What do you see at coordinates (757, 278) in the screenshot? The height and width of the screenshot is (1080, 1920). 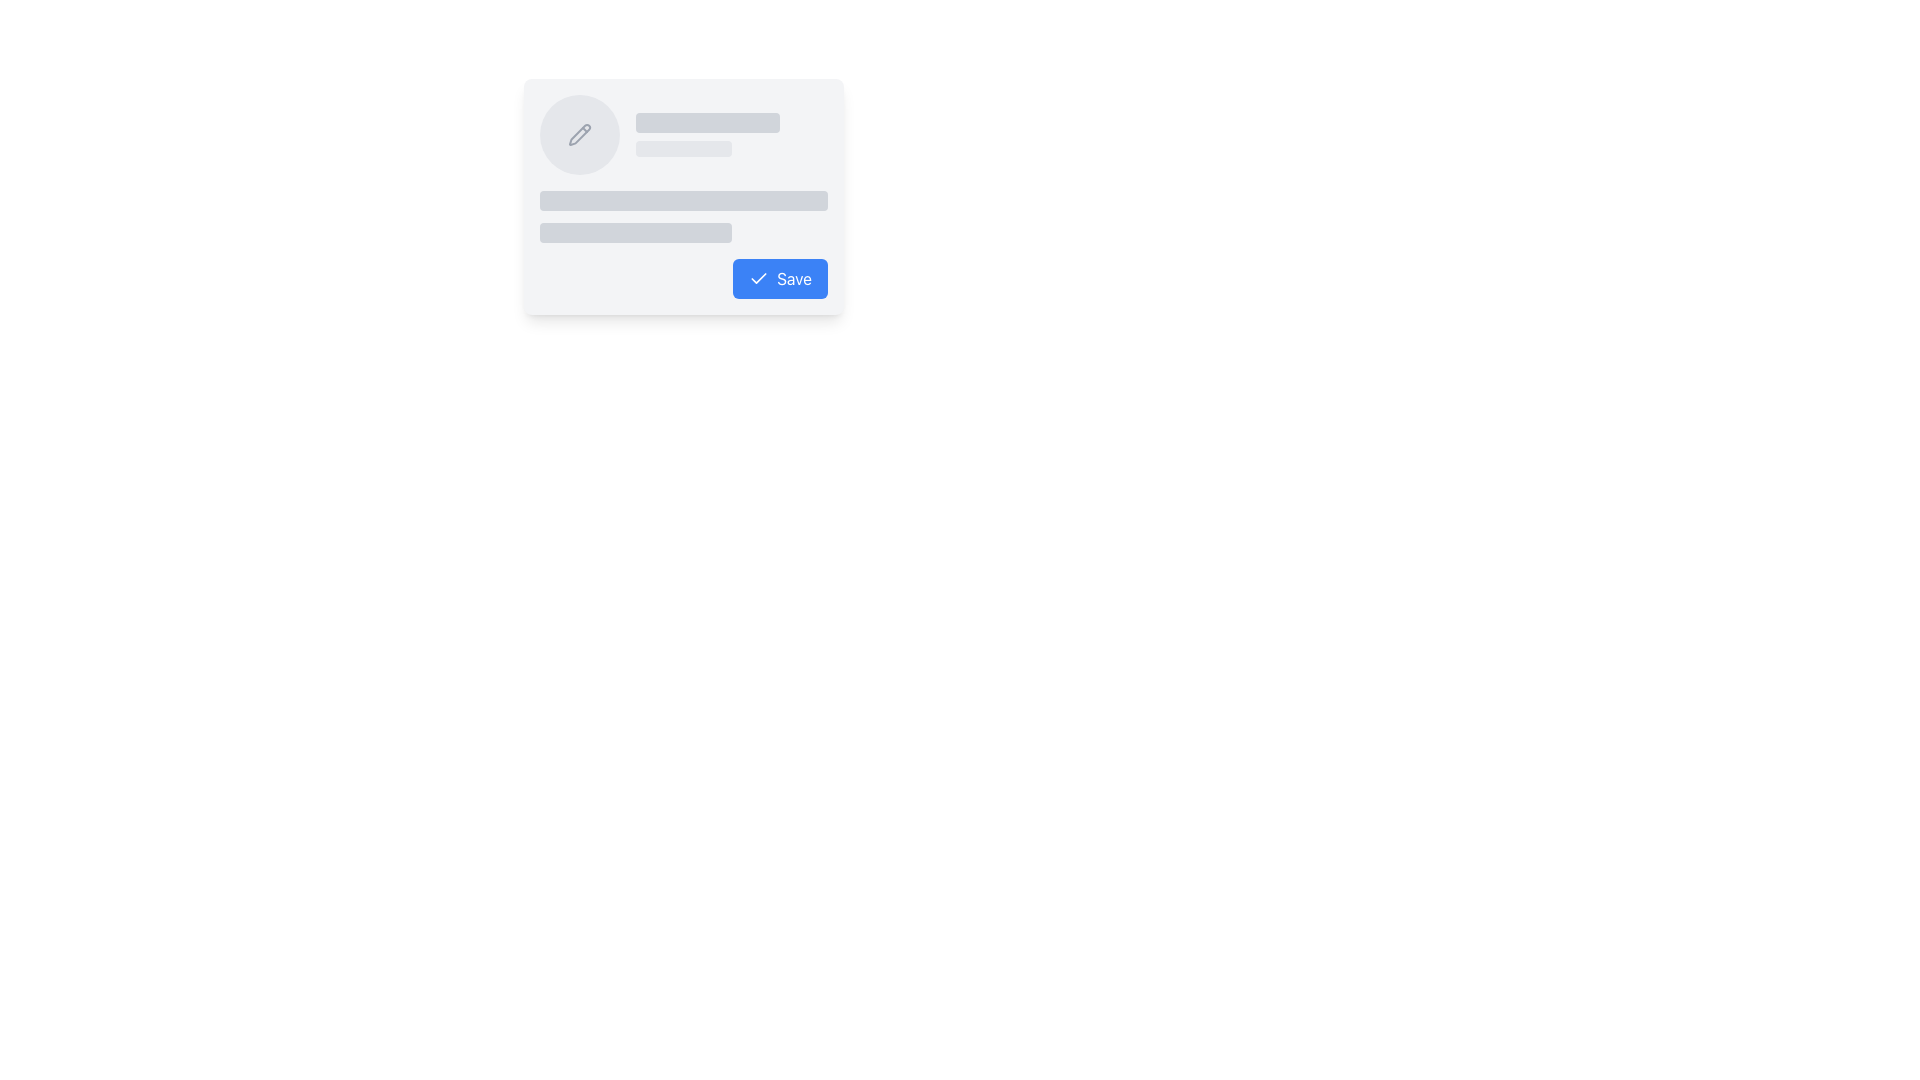 I see `the checkmark icon located to the left of the 'Save' text within the Save button in the lower section of the card interface, indicating confirmation or success` at bounding box center [757, 278].